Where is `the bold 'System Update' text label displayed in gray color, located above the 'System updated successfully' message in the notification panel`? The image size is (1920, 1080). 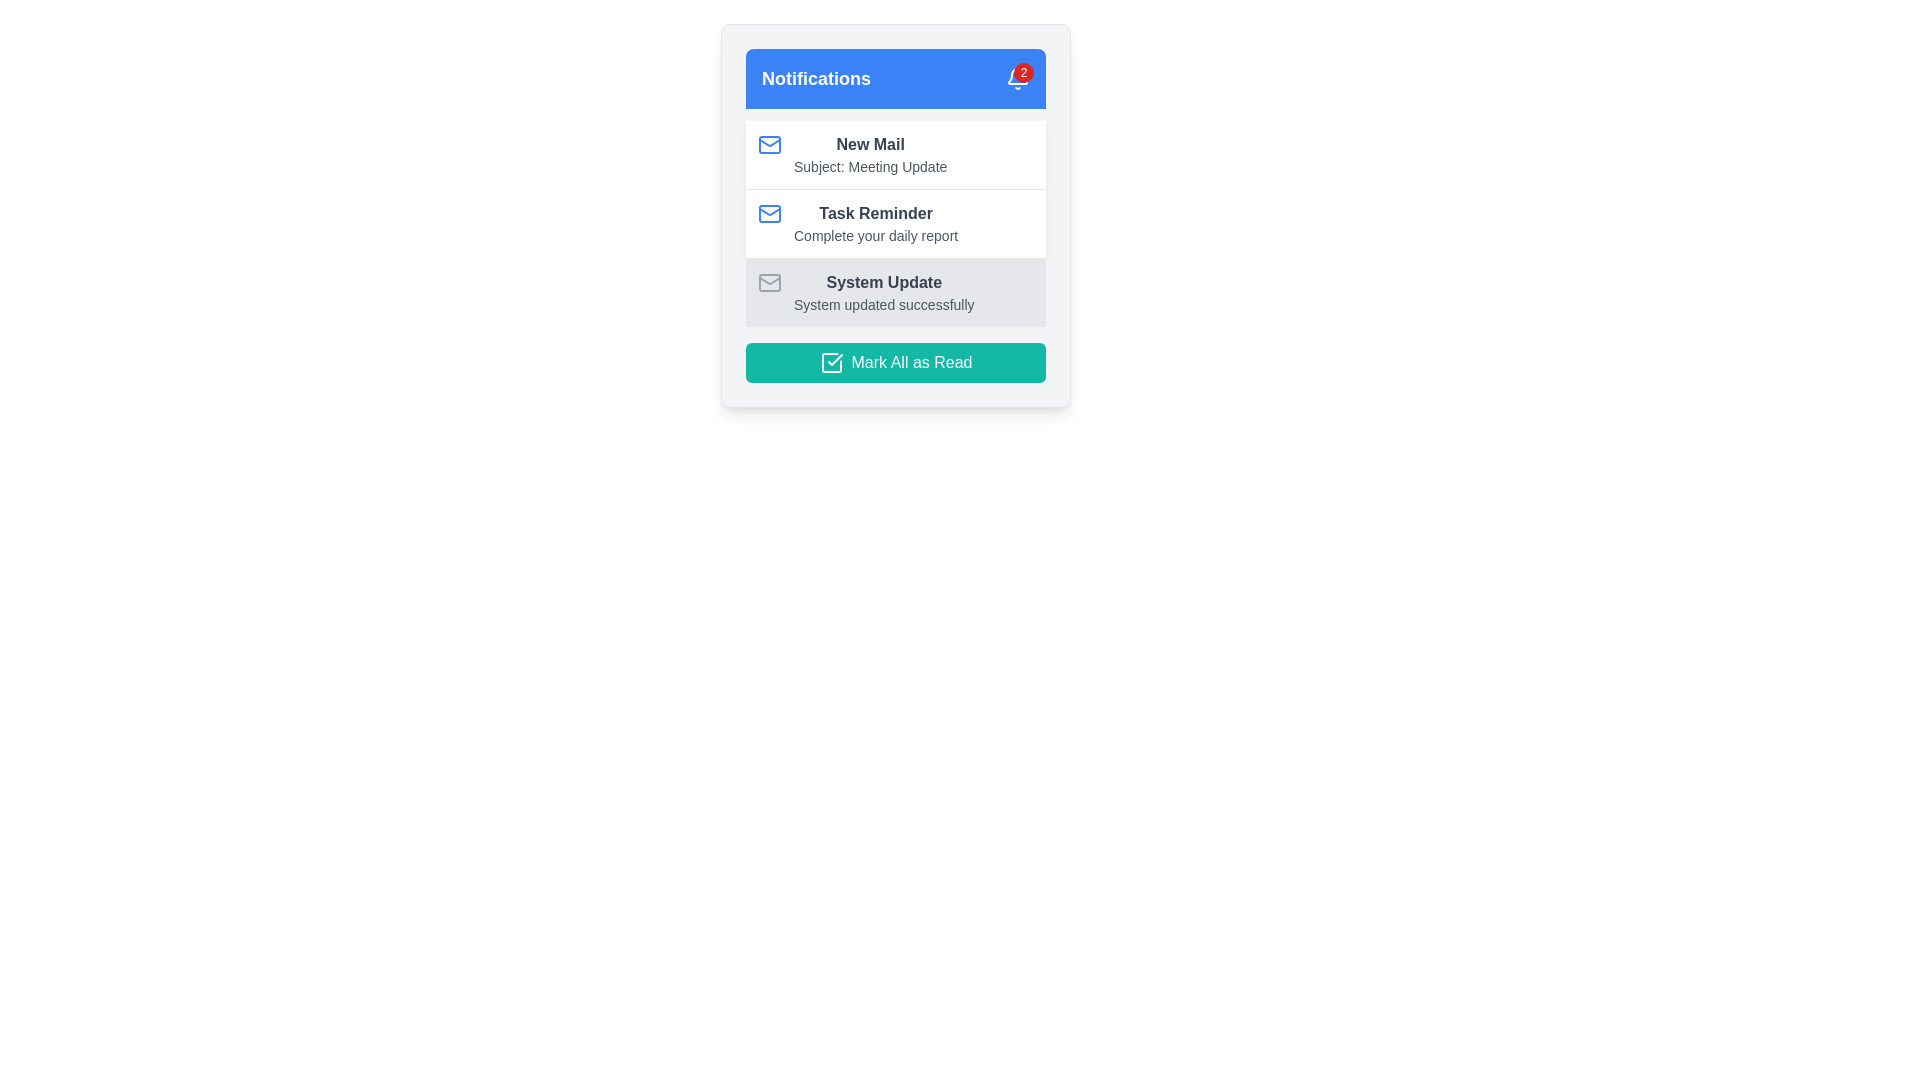 the bold 'System Update' text label displayed in gray color, located above the 'System updated successfully' message in the notification panel is located at coordinates (882, 282).